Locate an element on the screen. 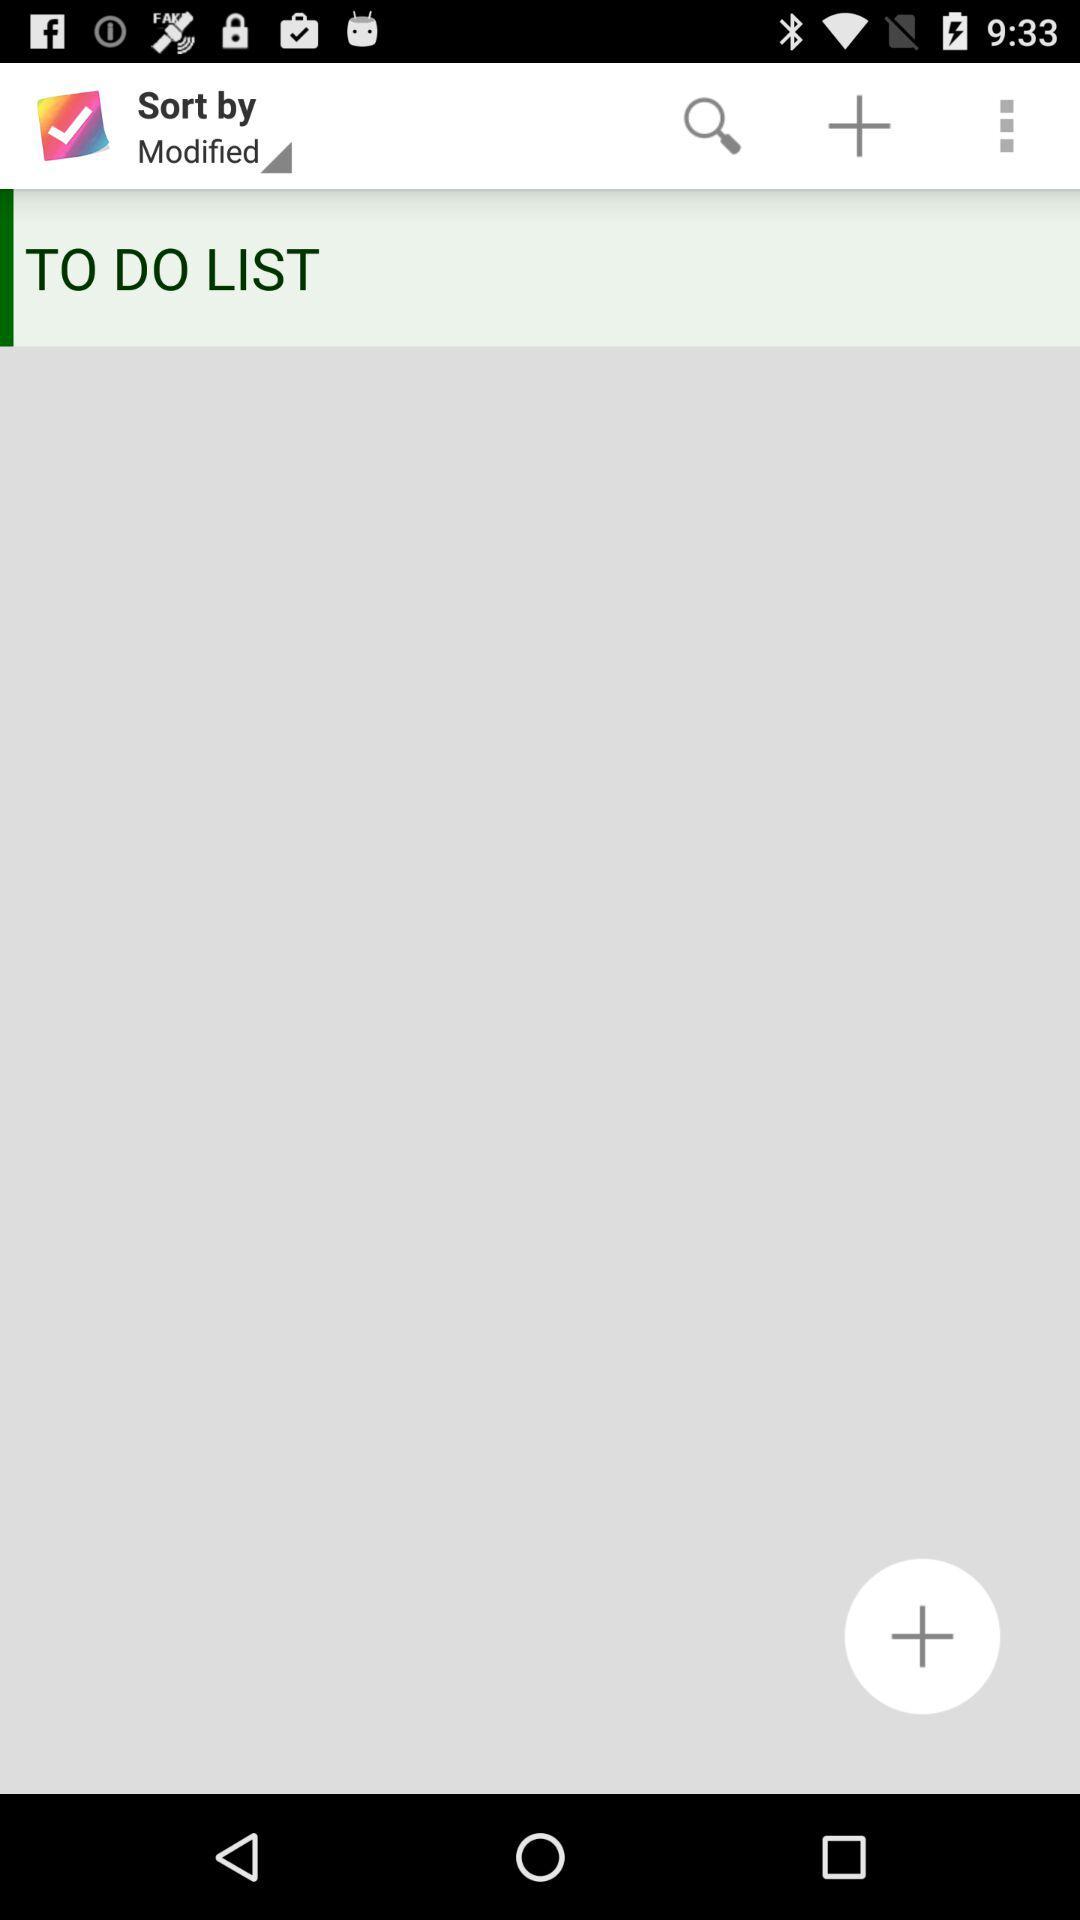 This screenshot has width=1080, height=1920. a task is located at coordinates (922, 1636).